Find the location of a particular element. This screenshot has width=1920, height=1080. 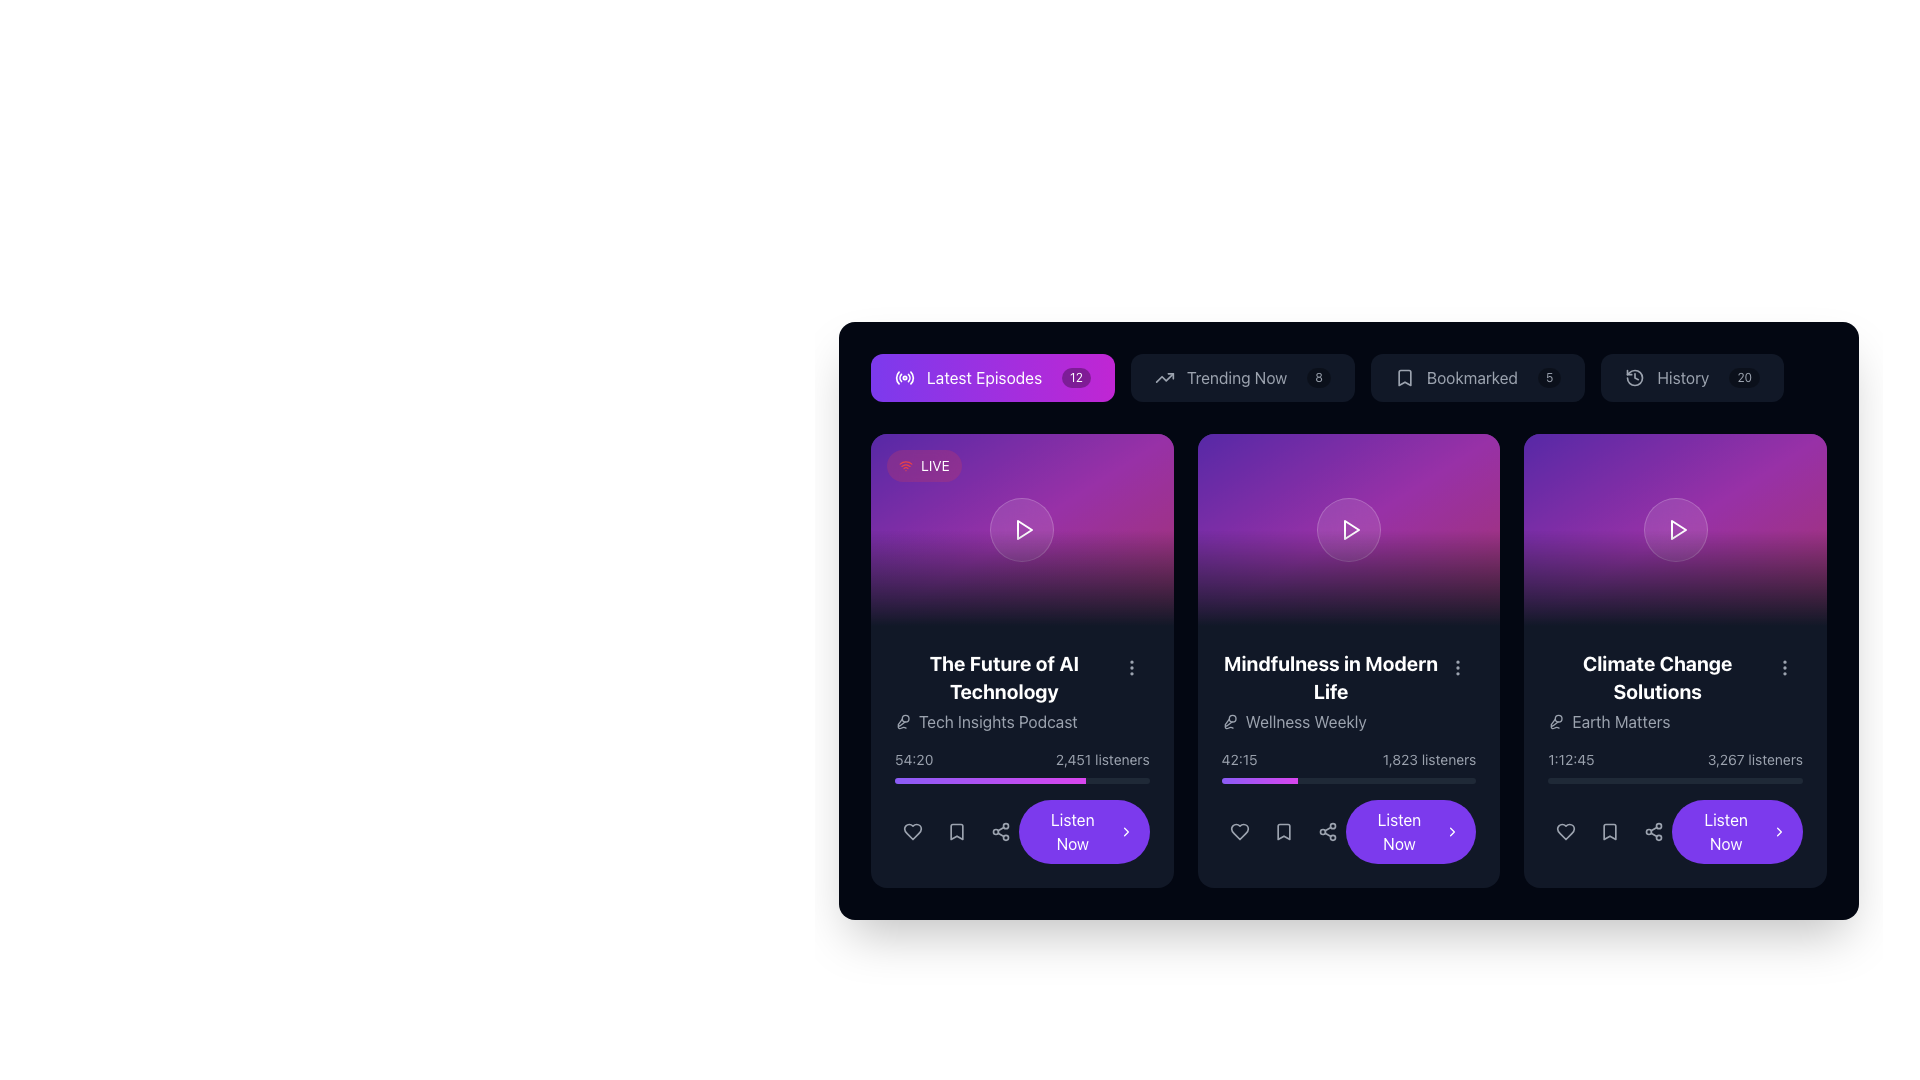

the progress bar of the podcast episode card located in the middle of the list to skip playback is located at coordinates (1348, 756).